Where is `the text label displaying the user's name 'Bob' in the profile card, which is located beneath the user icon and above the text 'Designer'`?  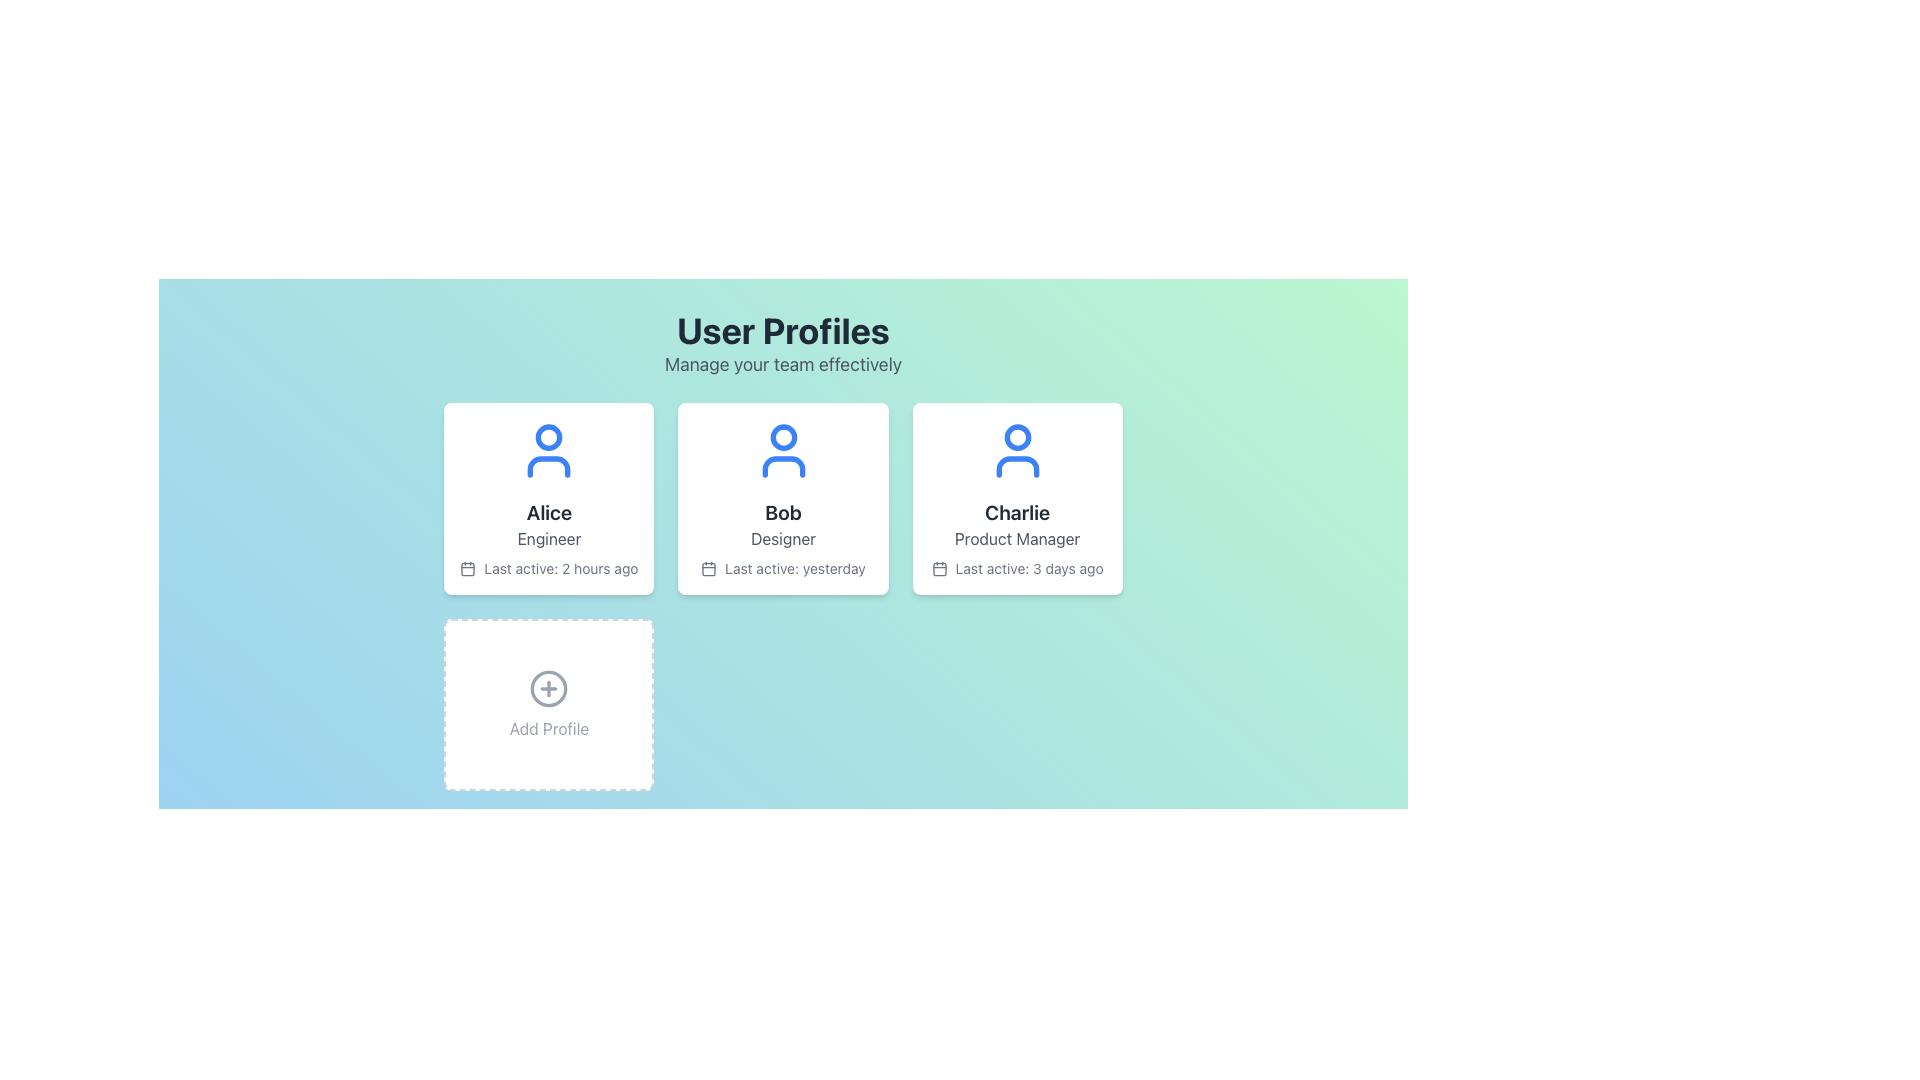 the text label displaying the user's name 'Bob' in the profile card, which is located beneath the user icon and above the text 'Designer' is located at coordinates (782, 512).